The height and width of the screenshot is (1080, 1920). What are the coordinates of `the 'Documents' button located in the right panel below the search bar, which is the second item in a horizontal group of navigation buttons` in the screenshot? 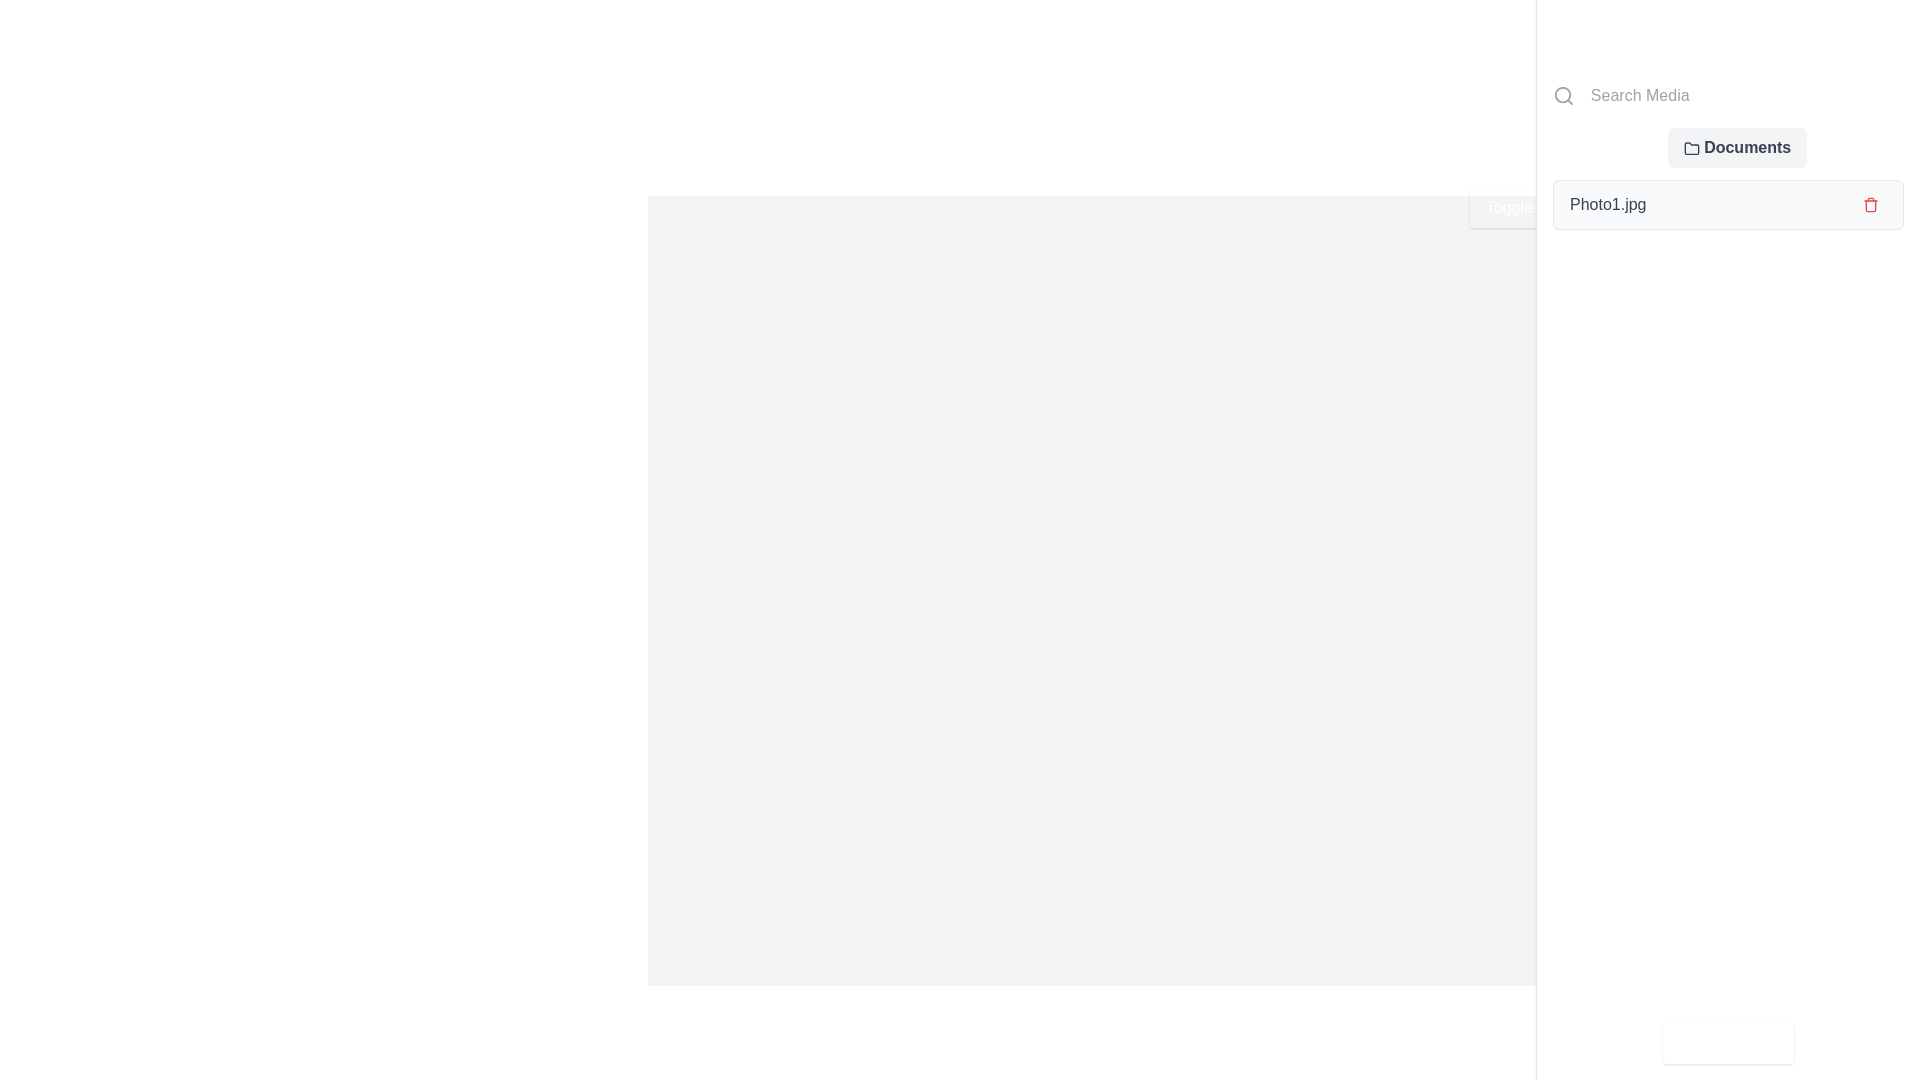 It's located at (1727, 146).